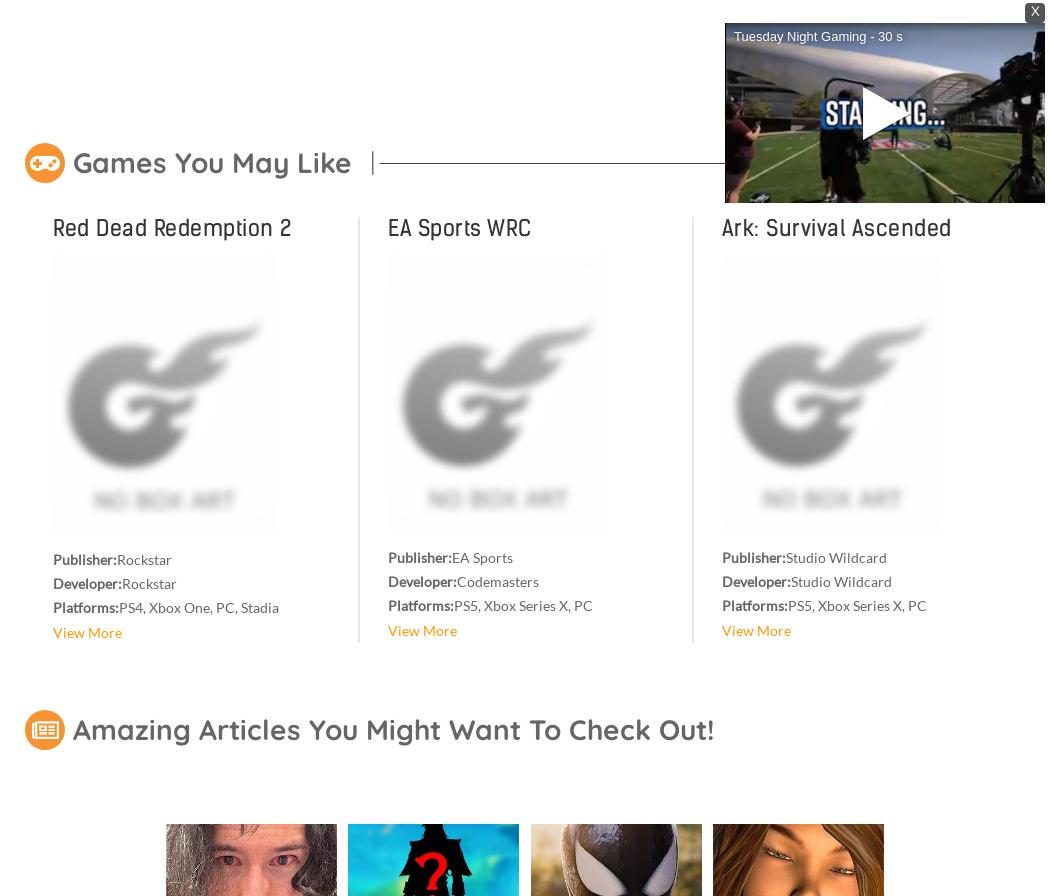  I want to click on 'Ark: Survival Ascended', so click(836, 228).